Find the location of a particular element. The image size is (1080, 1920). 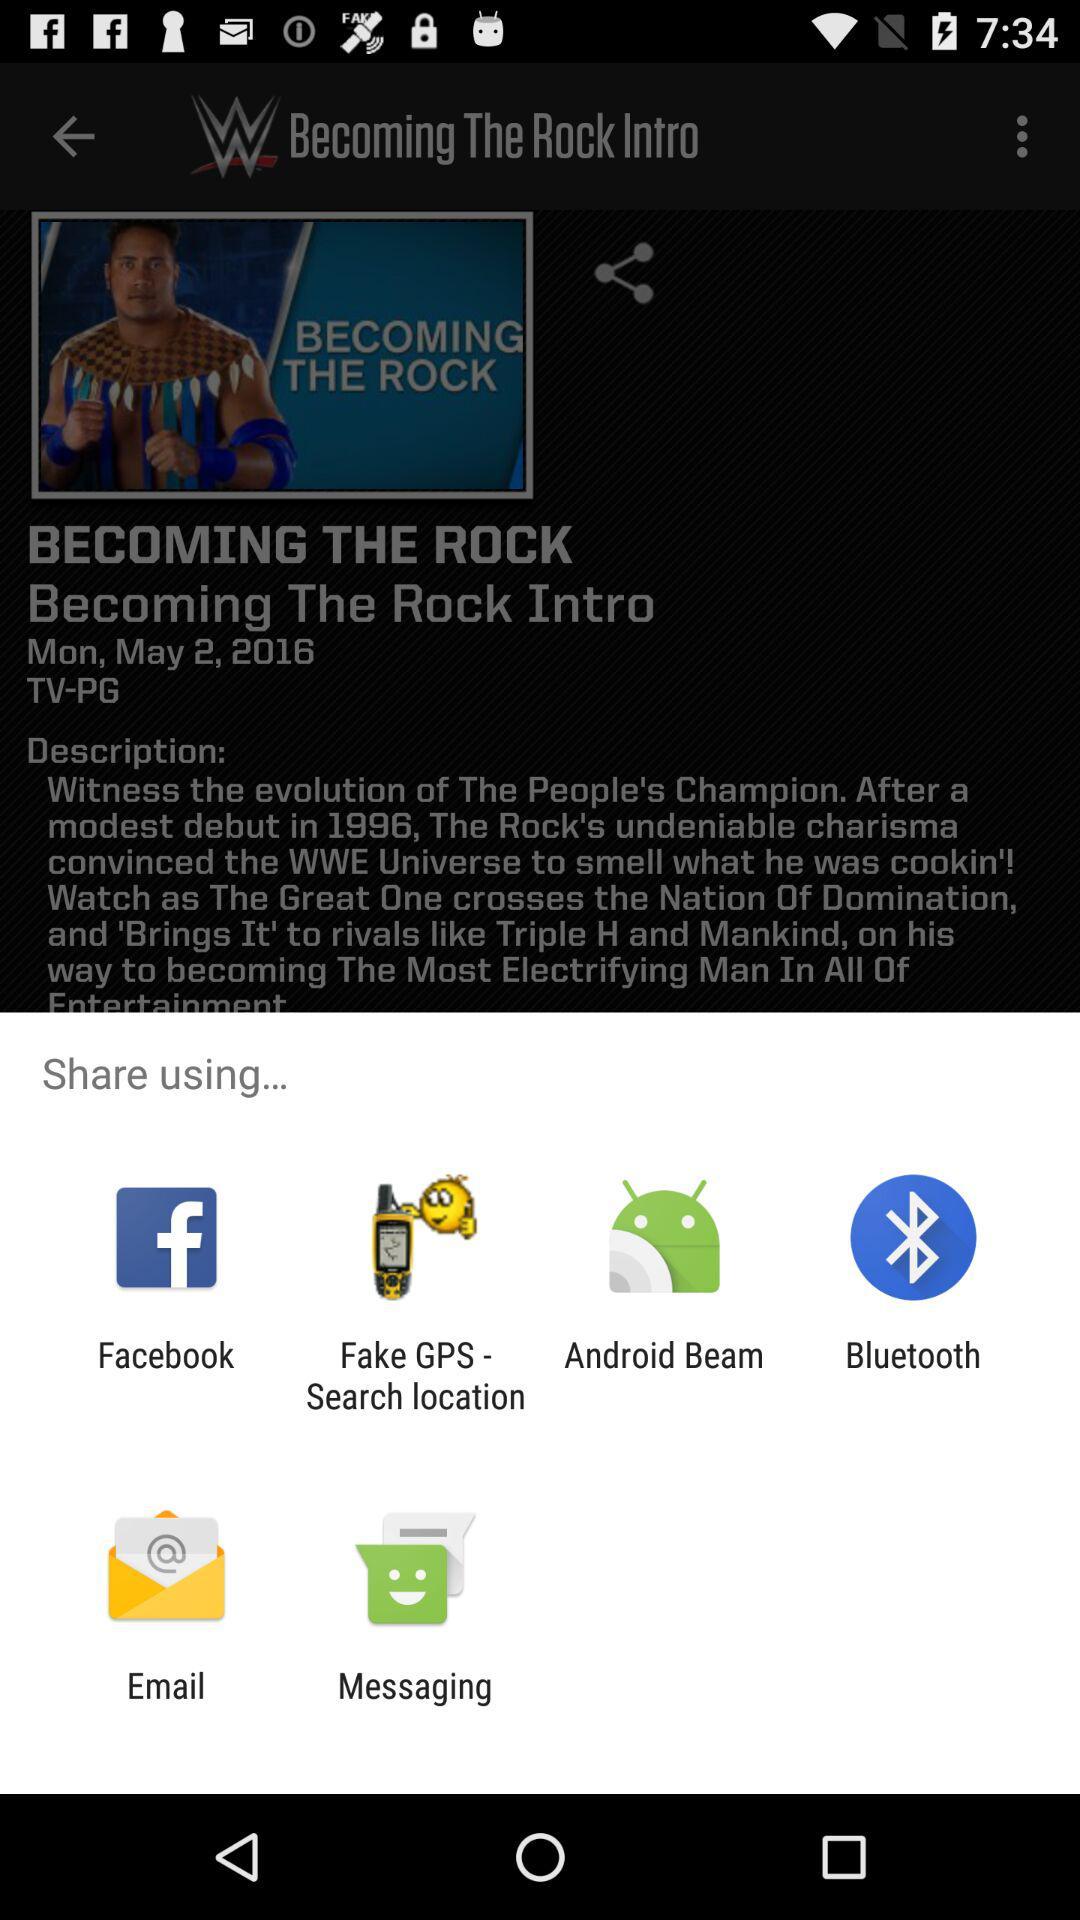

the android beam app is located at coordinates (664, 1374).